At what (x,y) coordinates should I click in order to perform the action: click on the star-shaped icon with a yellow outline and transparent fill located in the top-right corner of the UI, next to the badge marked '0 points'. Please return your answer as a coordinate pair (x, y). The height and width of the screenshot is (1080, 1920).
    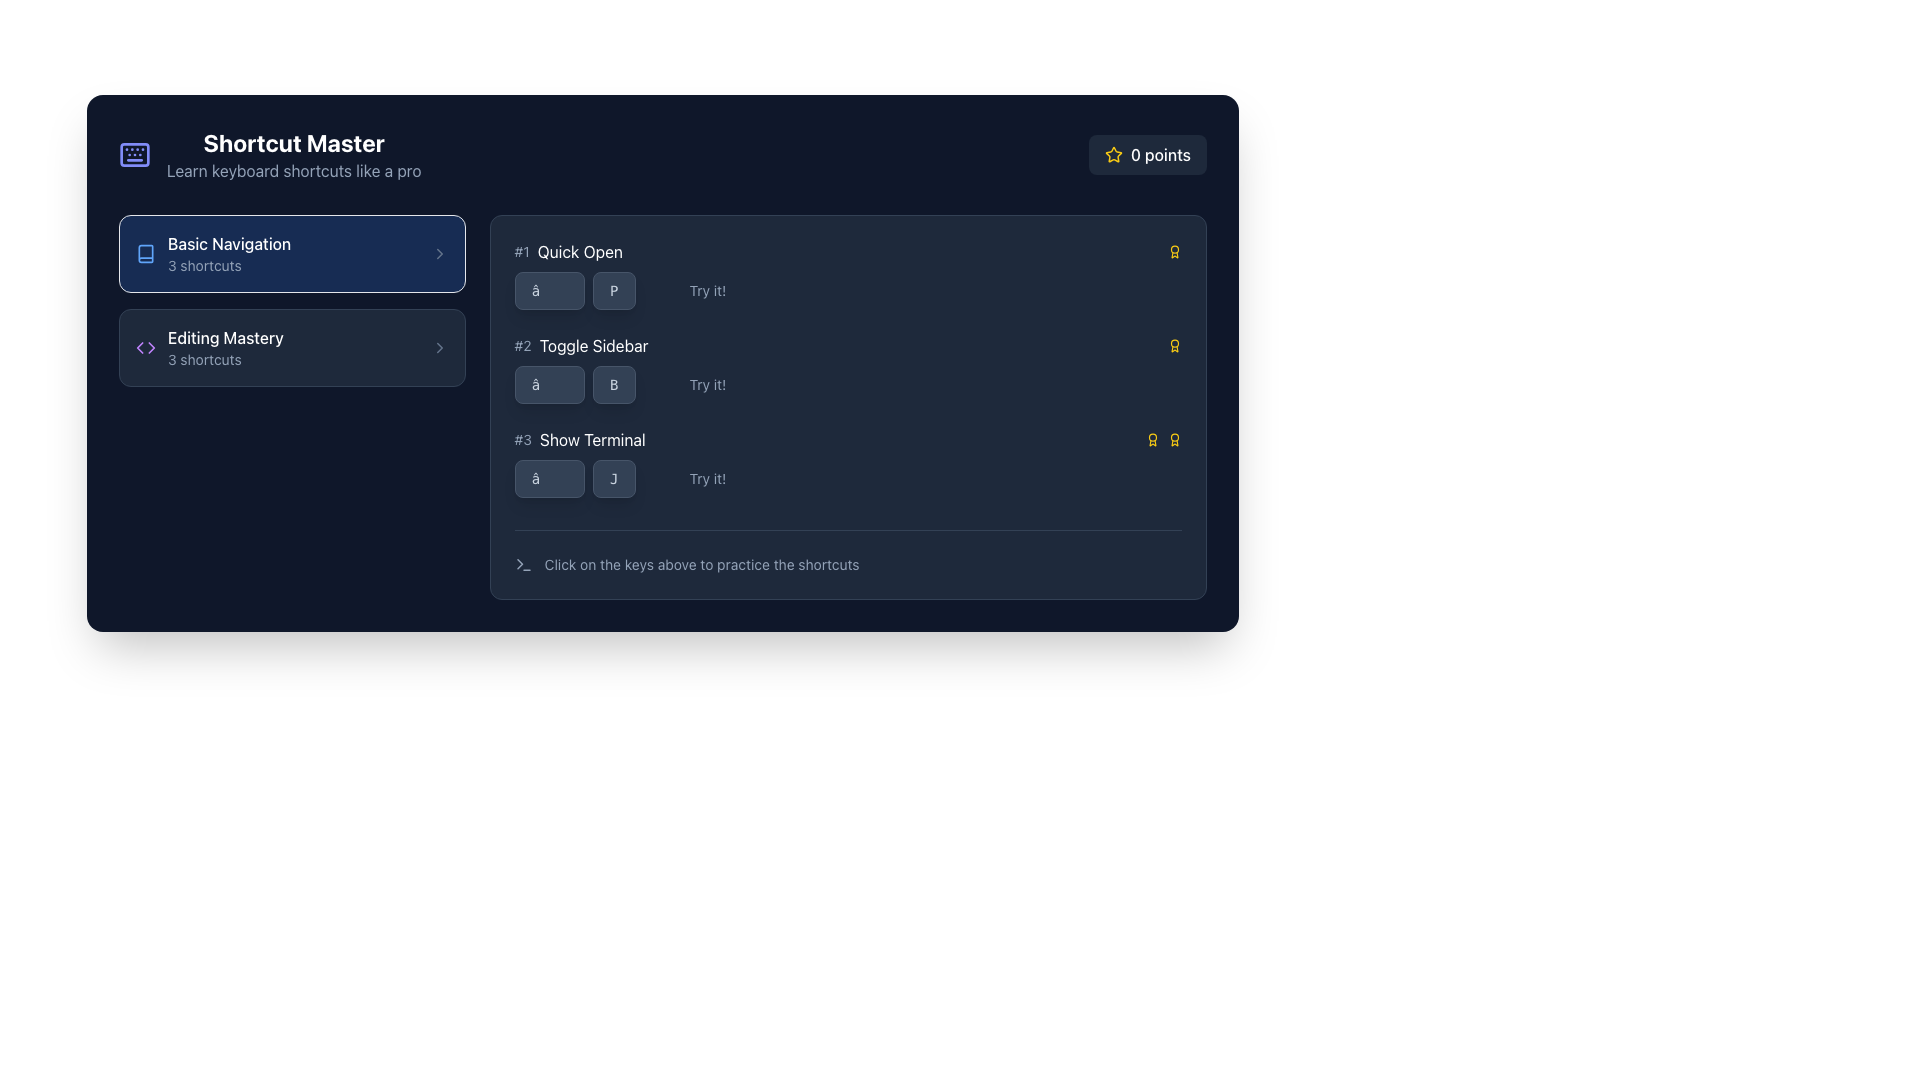
    Looking at the image, I should click on (1112, 153).